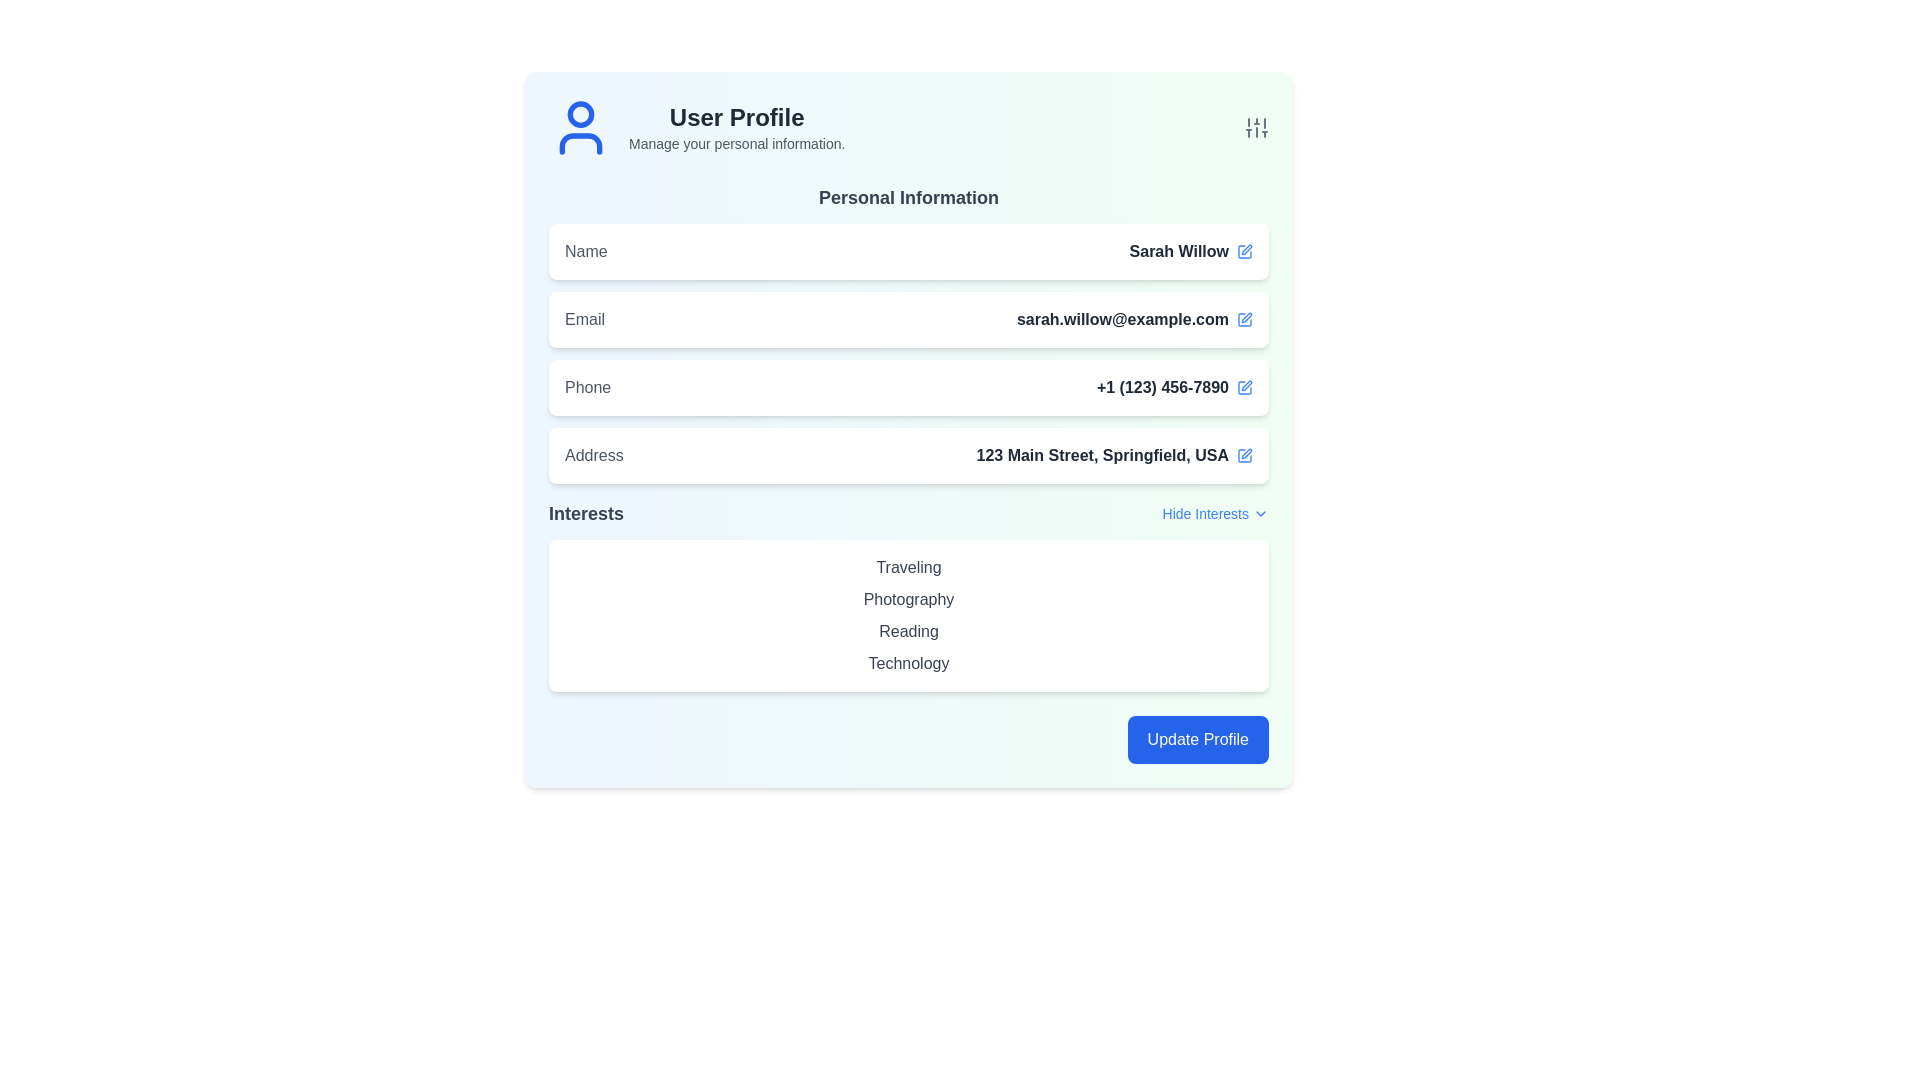 The height and width of the screenshot is (1080, 1920). What do you see at coordinates (1134, 319) in the screenshot?
I see `the email address displayed in the second row of the 'Personal Information' section, located to the right of the label 'Email'` at bounding box center [1134, 319].